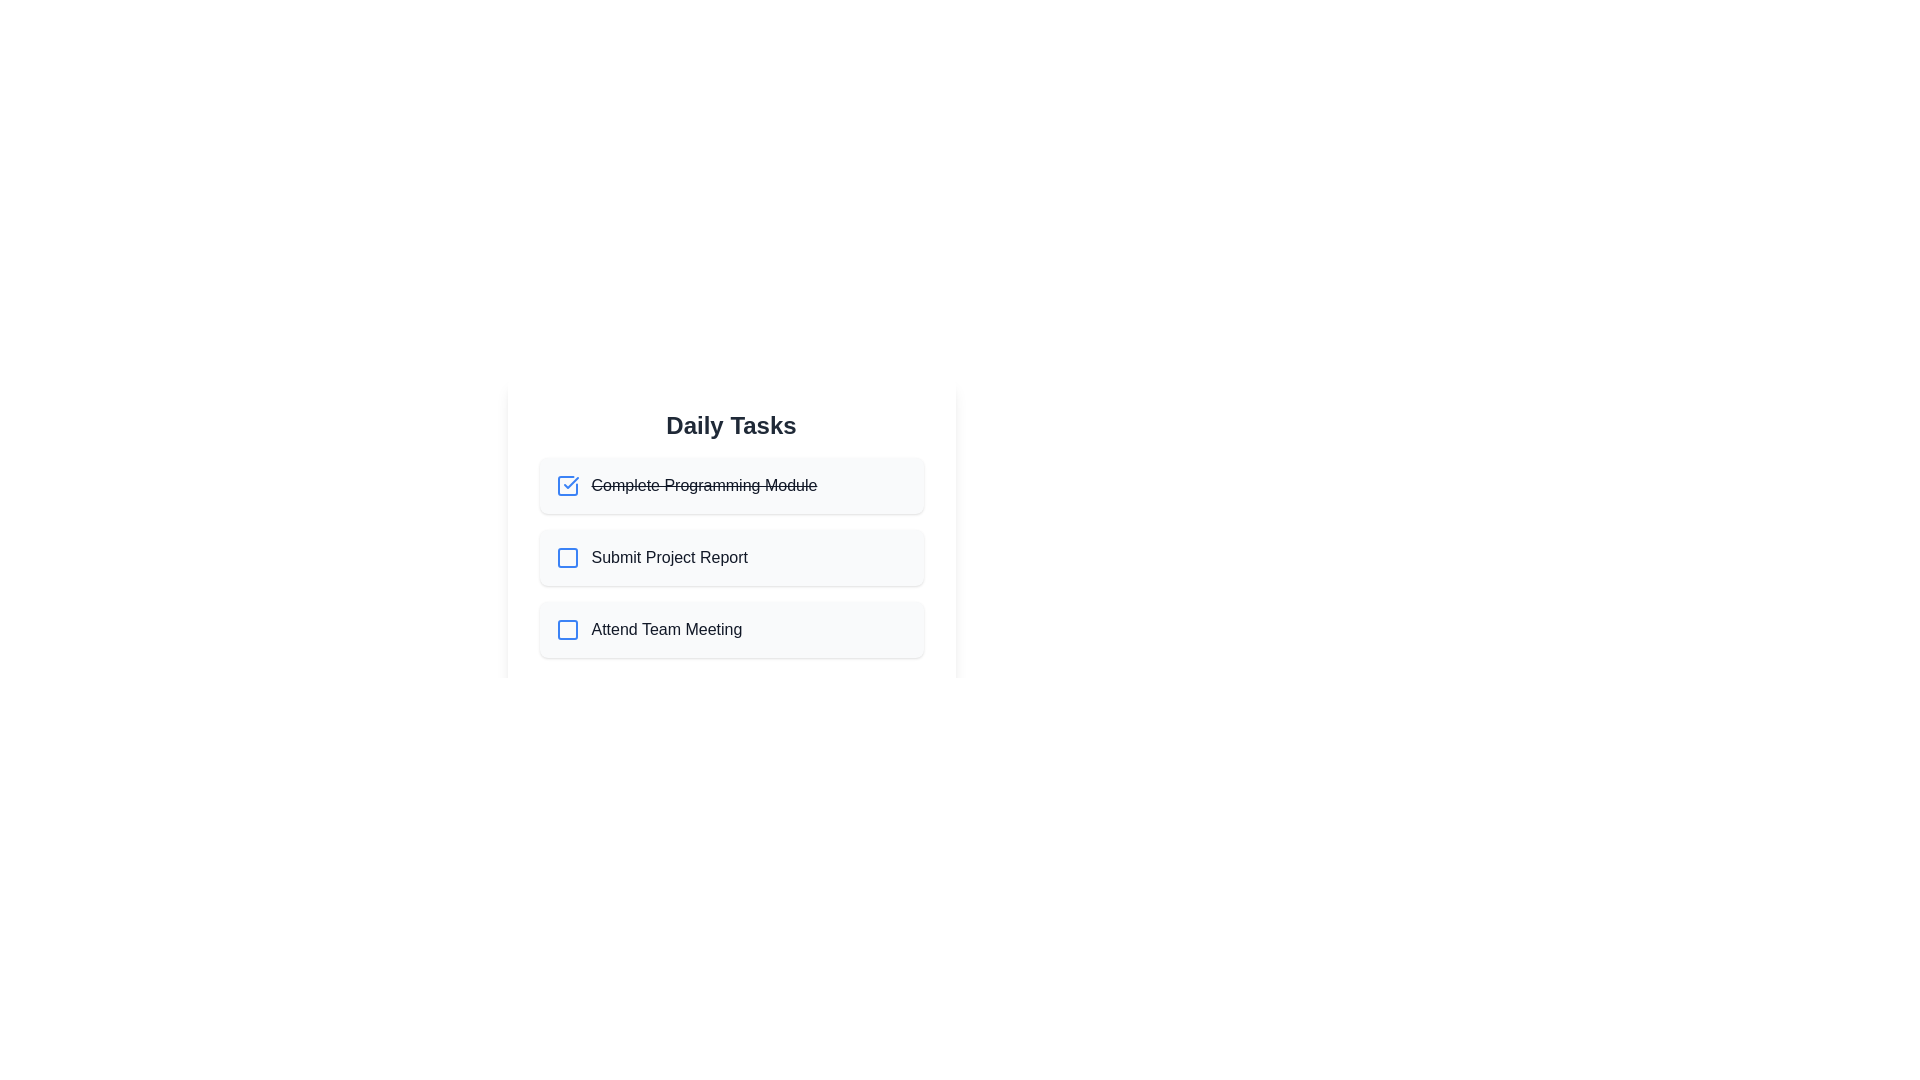  Describe the element at coordinates (566, 628) in the screenshot. I see `the checkbox located to the left of the text 'Attend Team Meeting' in the checklist interface` at that location.